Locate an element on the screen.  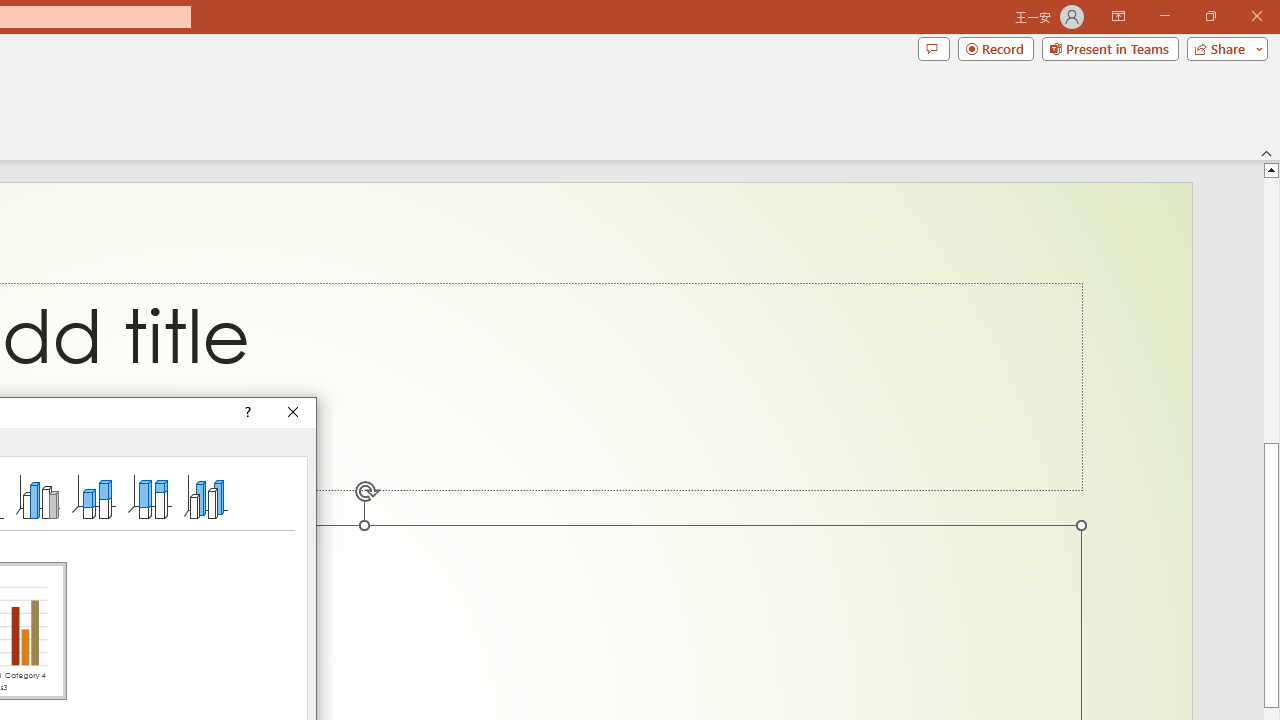
'3-D 100% Stacked Column' is located at coordinates (148, 495).